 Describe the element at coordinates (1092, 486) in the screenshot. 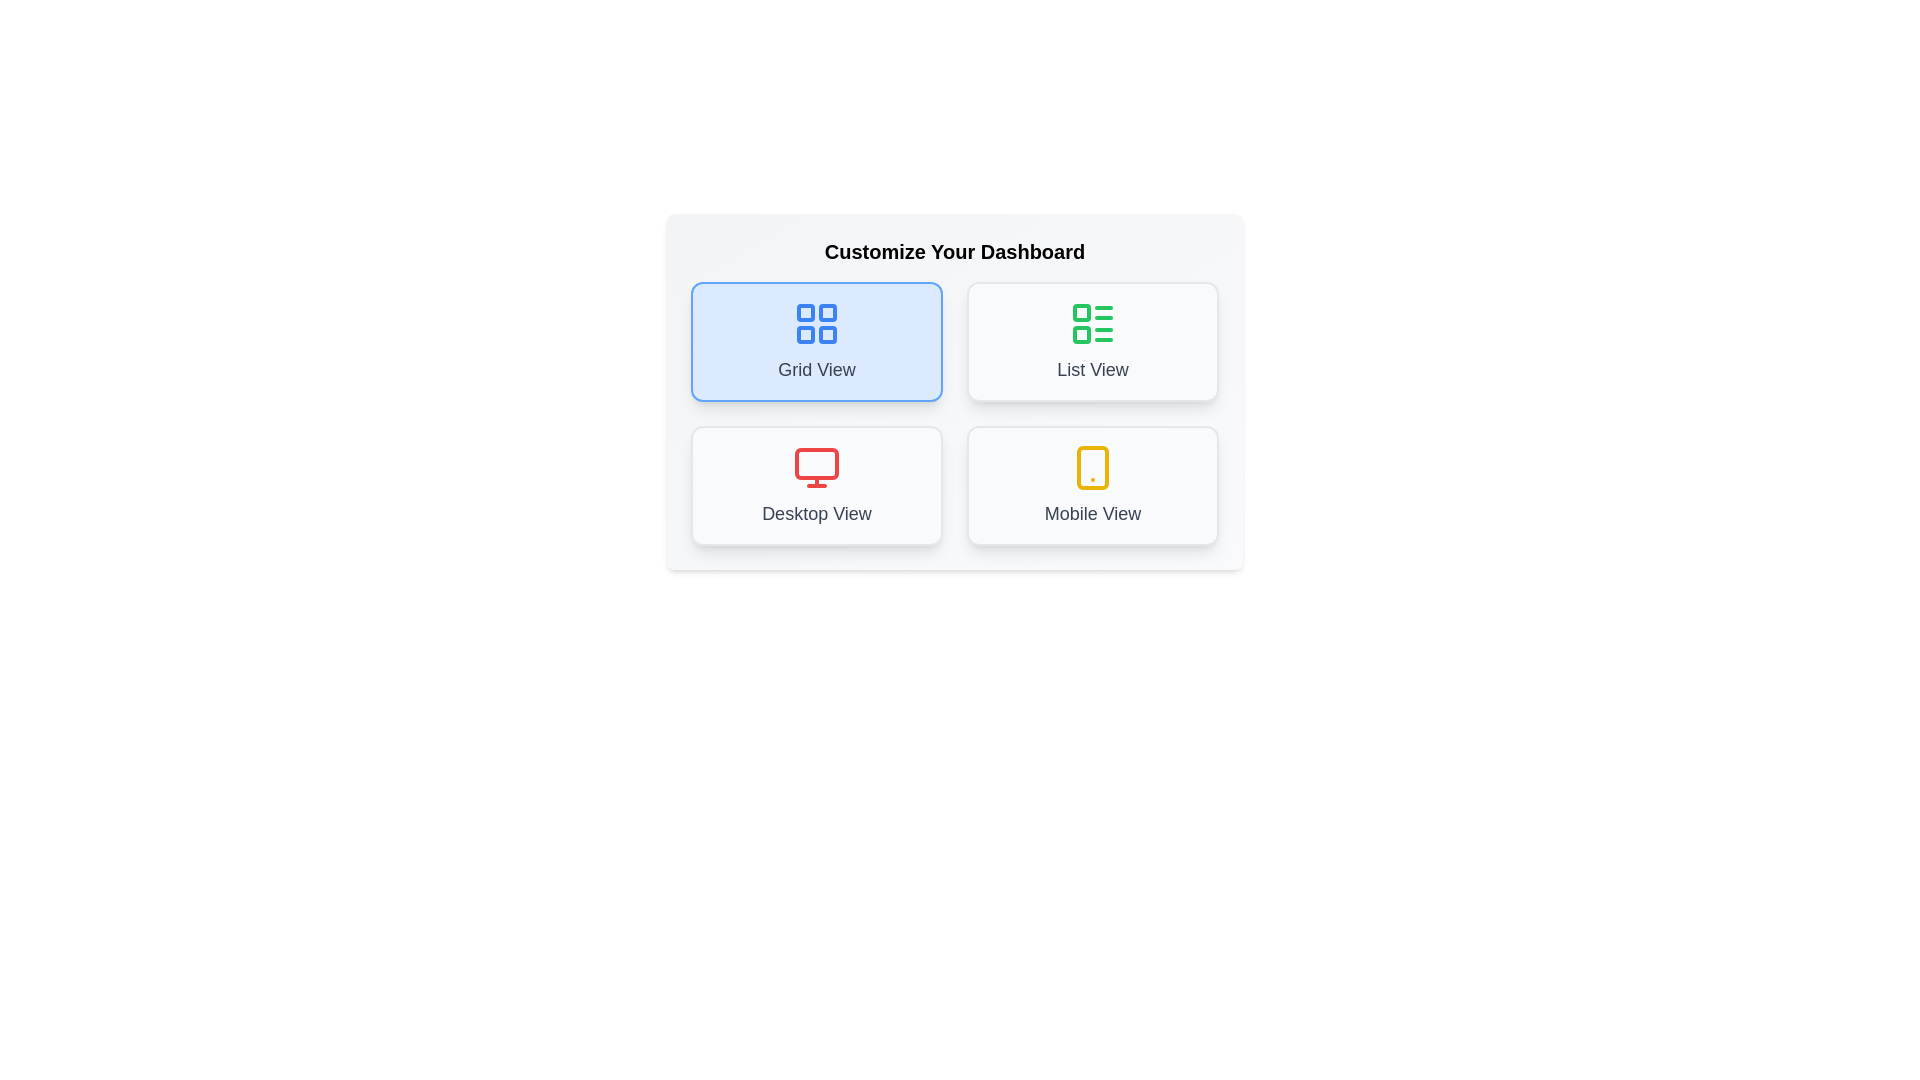

I see `the button corresponding to the layout Mobile View` at that location.